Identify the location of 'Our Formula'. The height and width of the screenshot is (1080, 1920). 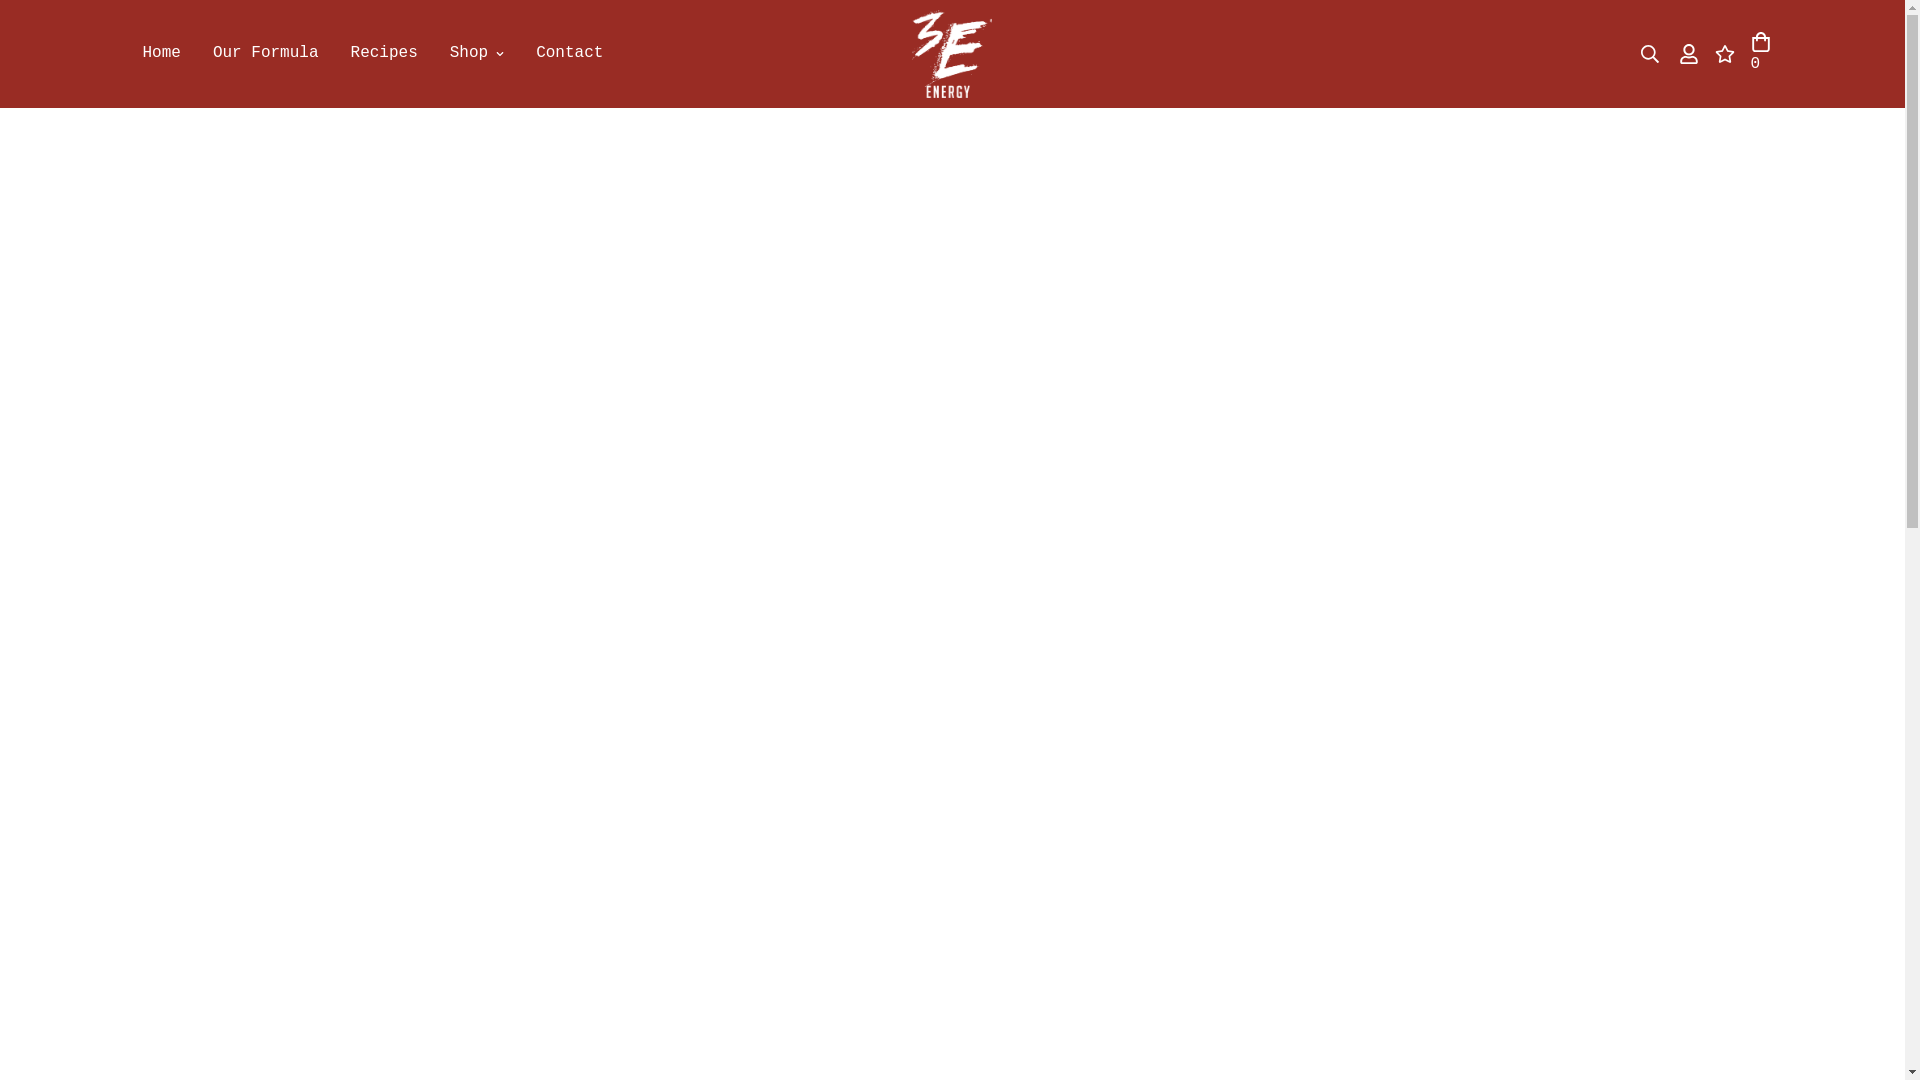
(264, 52).